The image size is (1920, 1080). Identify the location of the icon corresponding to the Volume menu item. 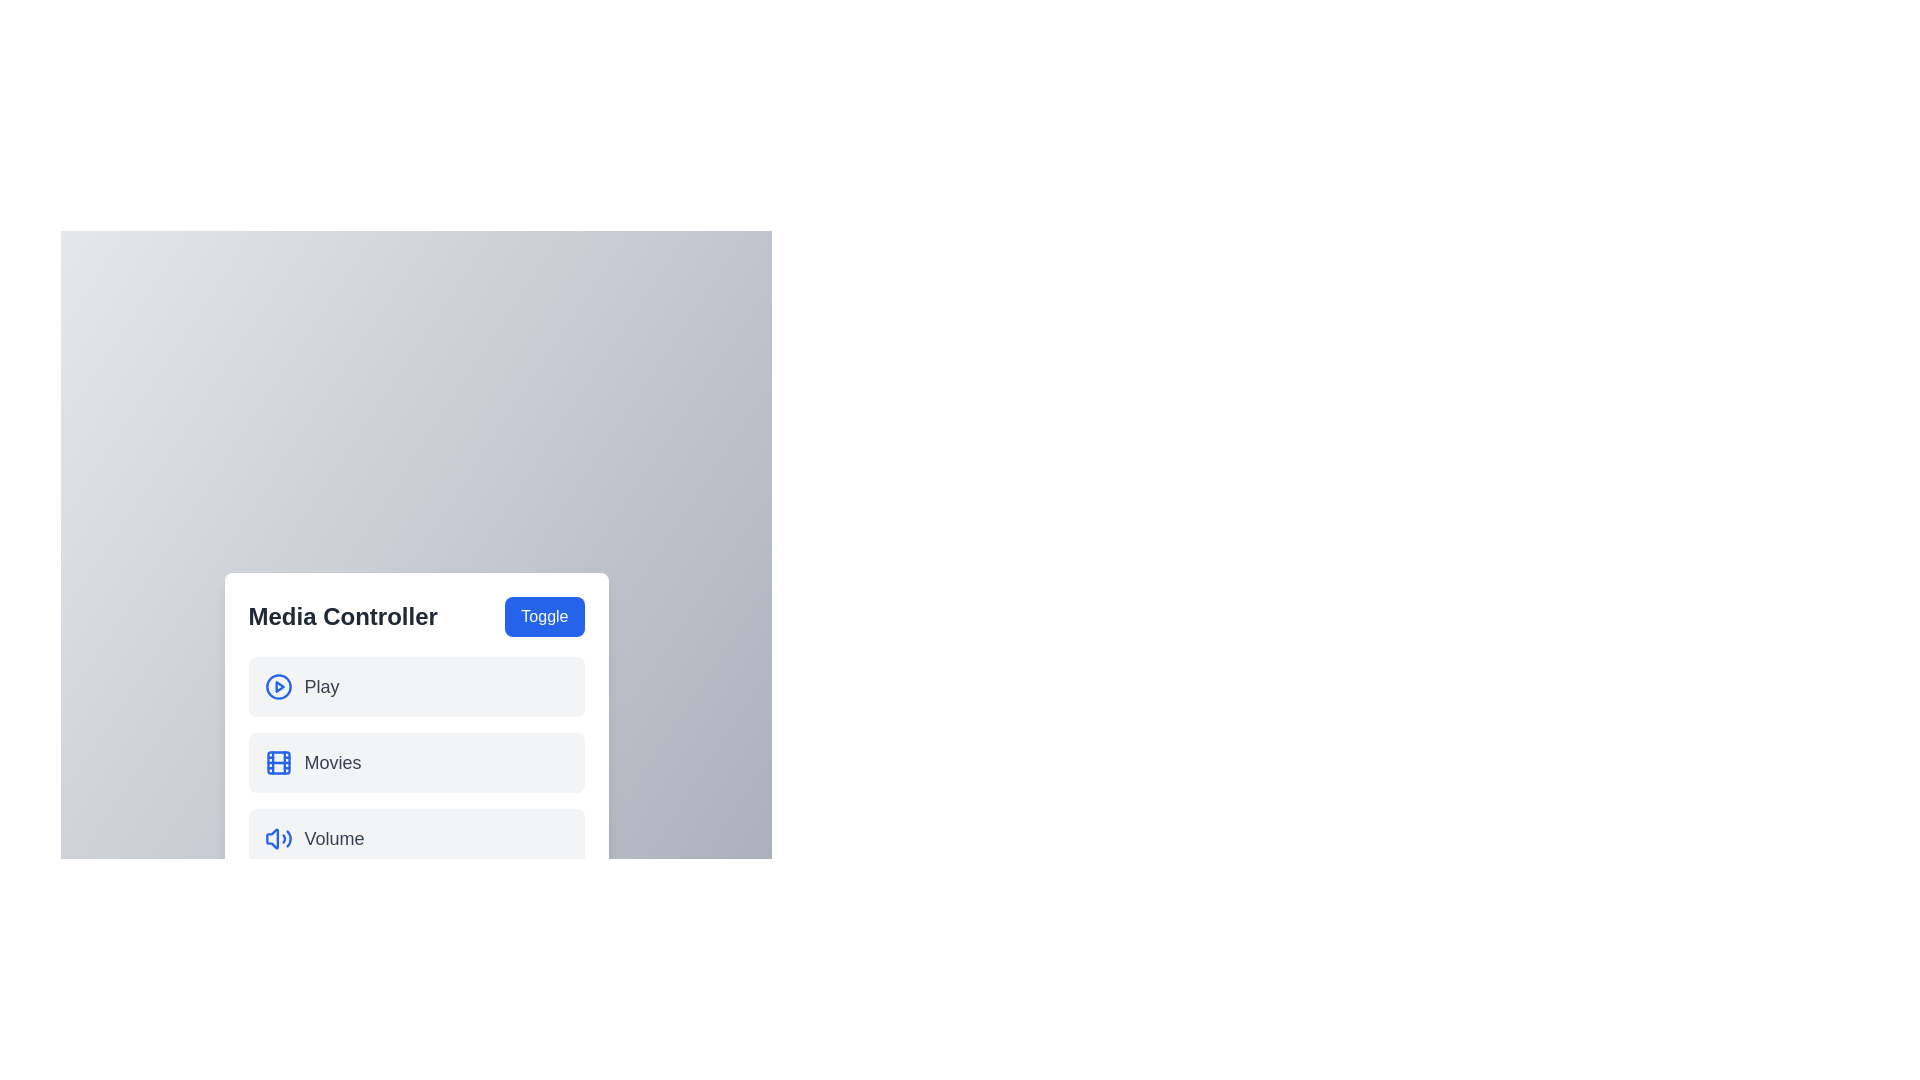
(277, 839).